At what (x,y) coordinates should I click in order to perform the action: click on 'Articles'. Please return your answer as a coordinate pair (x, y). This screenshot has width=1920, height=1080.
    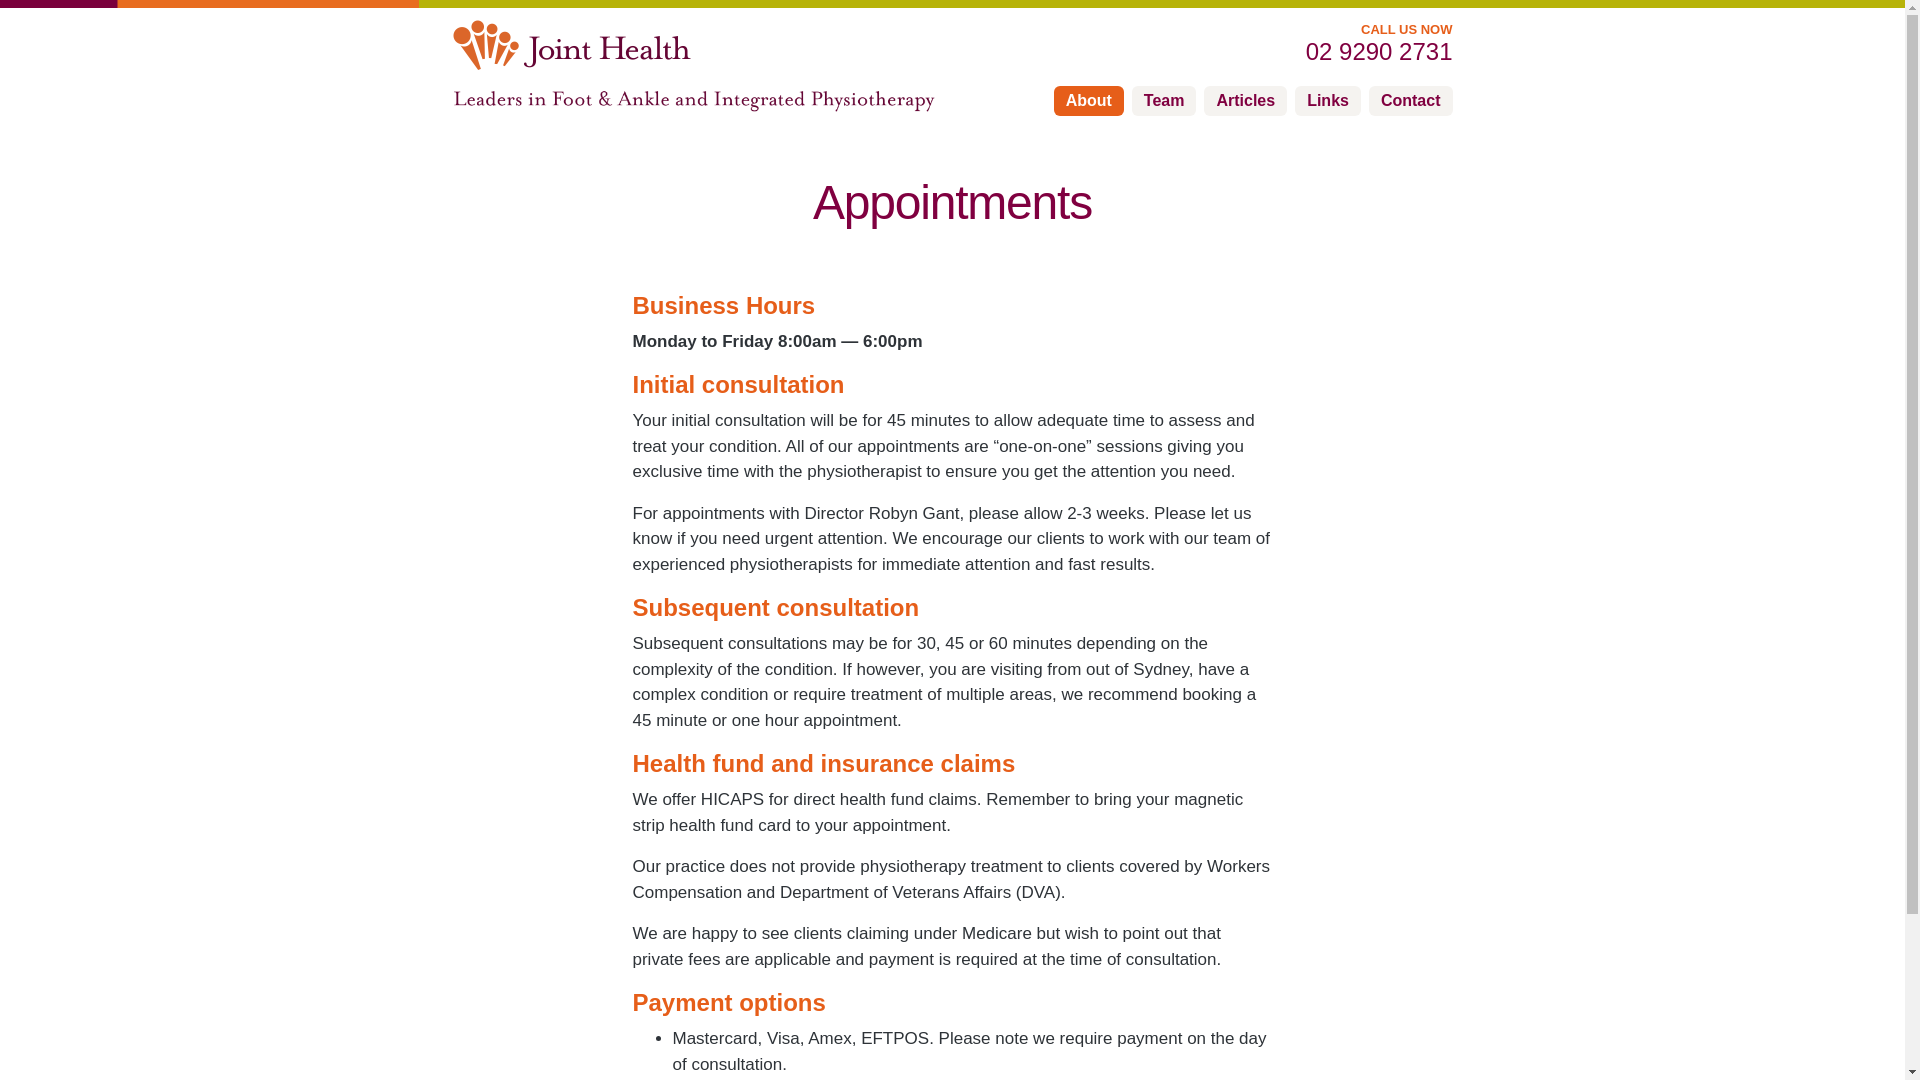
    Looking at the image, I should click on (1244, 100).